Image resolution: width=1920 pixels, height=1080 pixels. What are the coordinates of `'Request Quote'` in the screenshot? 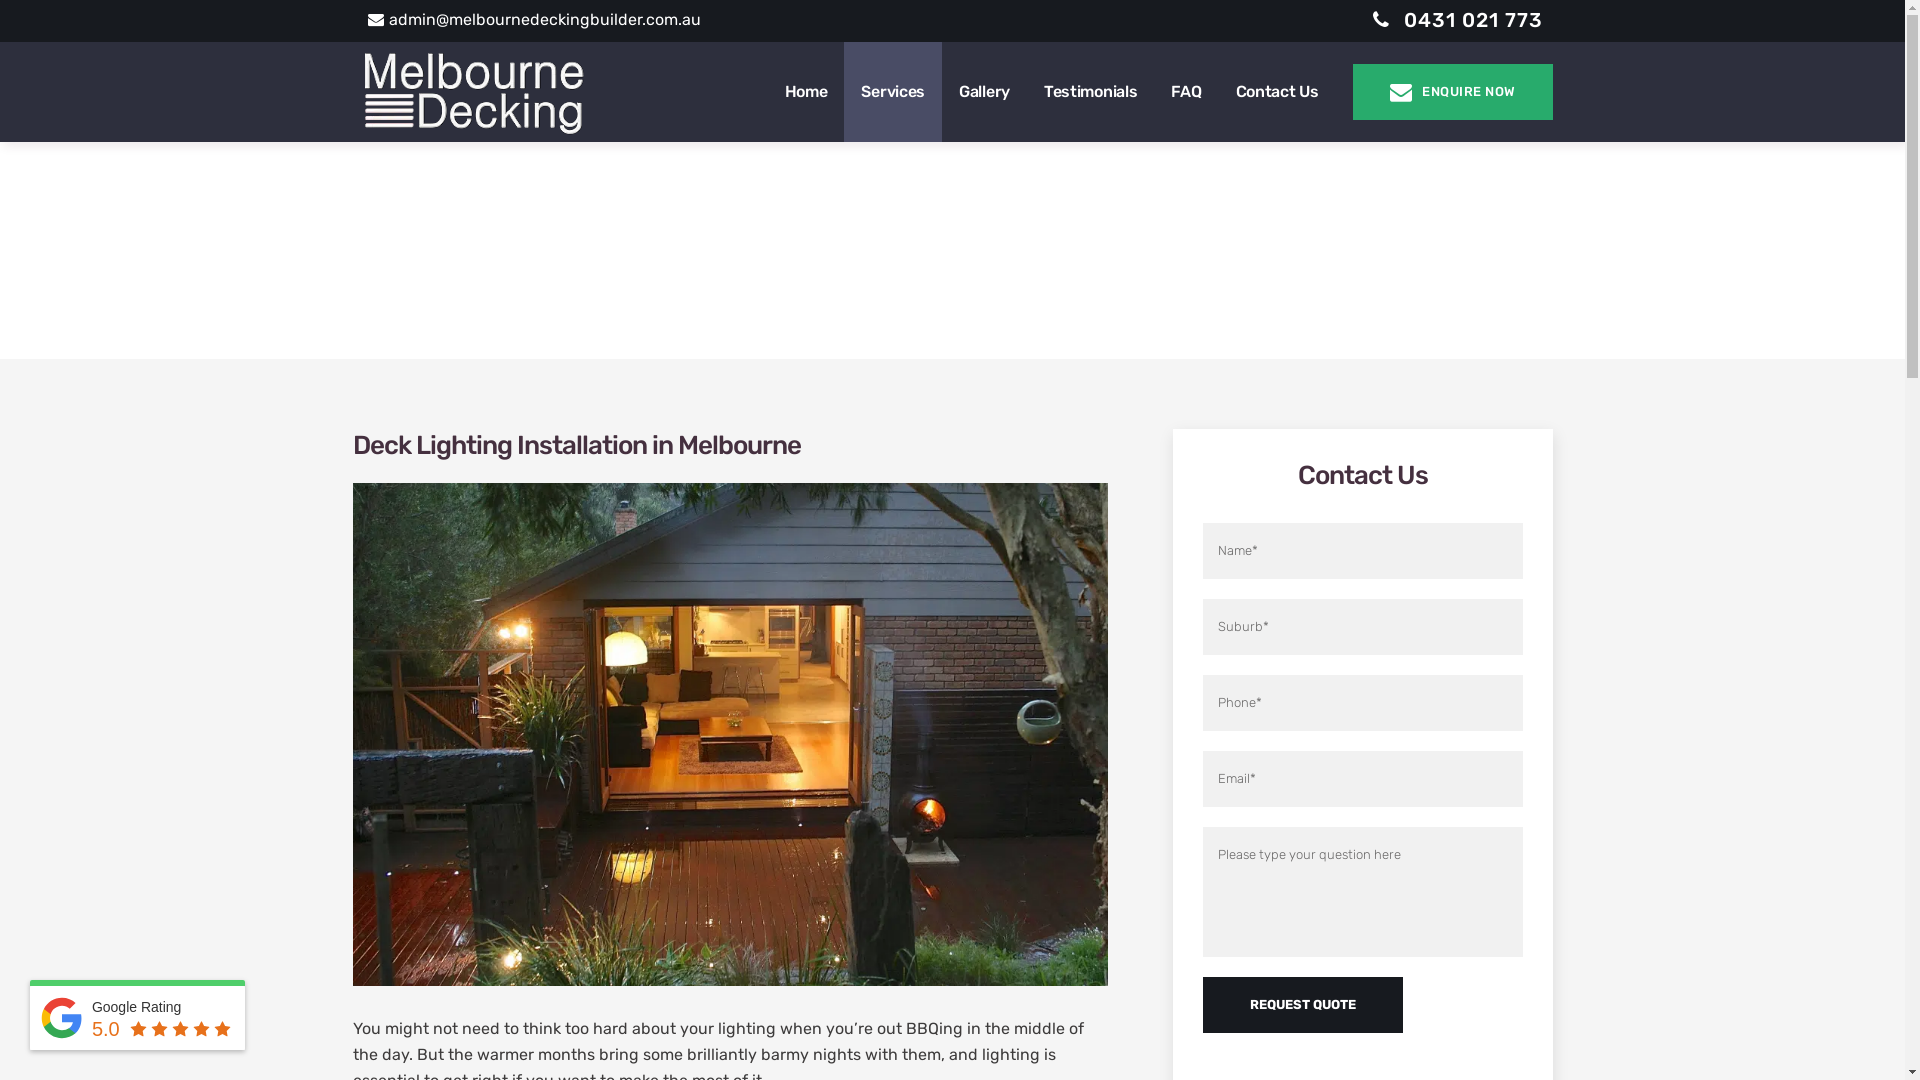 It's located at (1301, 1005).